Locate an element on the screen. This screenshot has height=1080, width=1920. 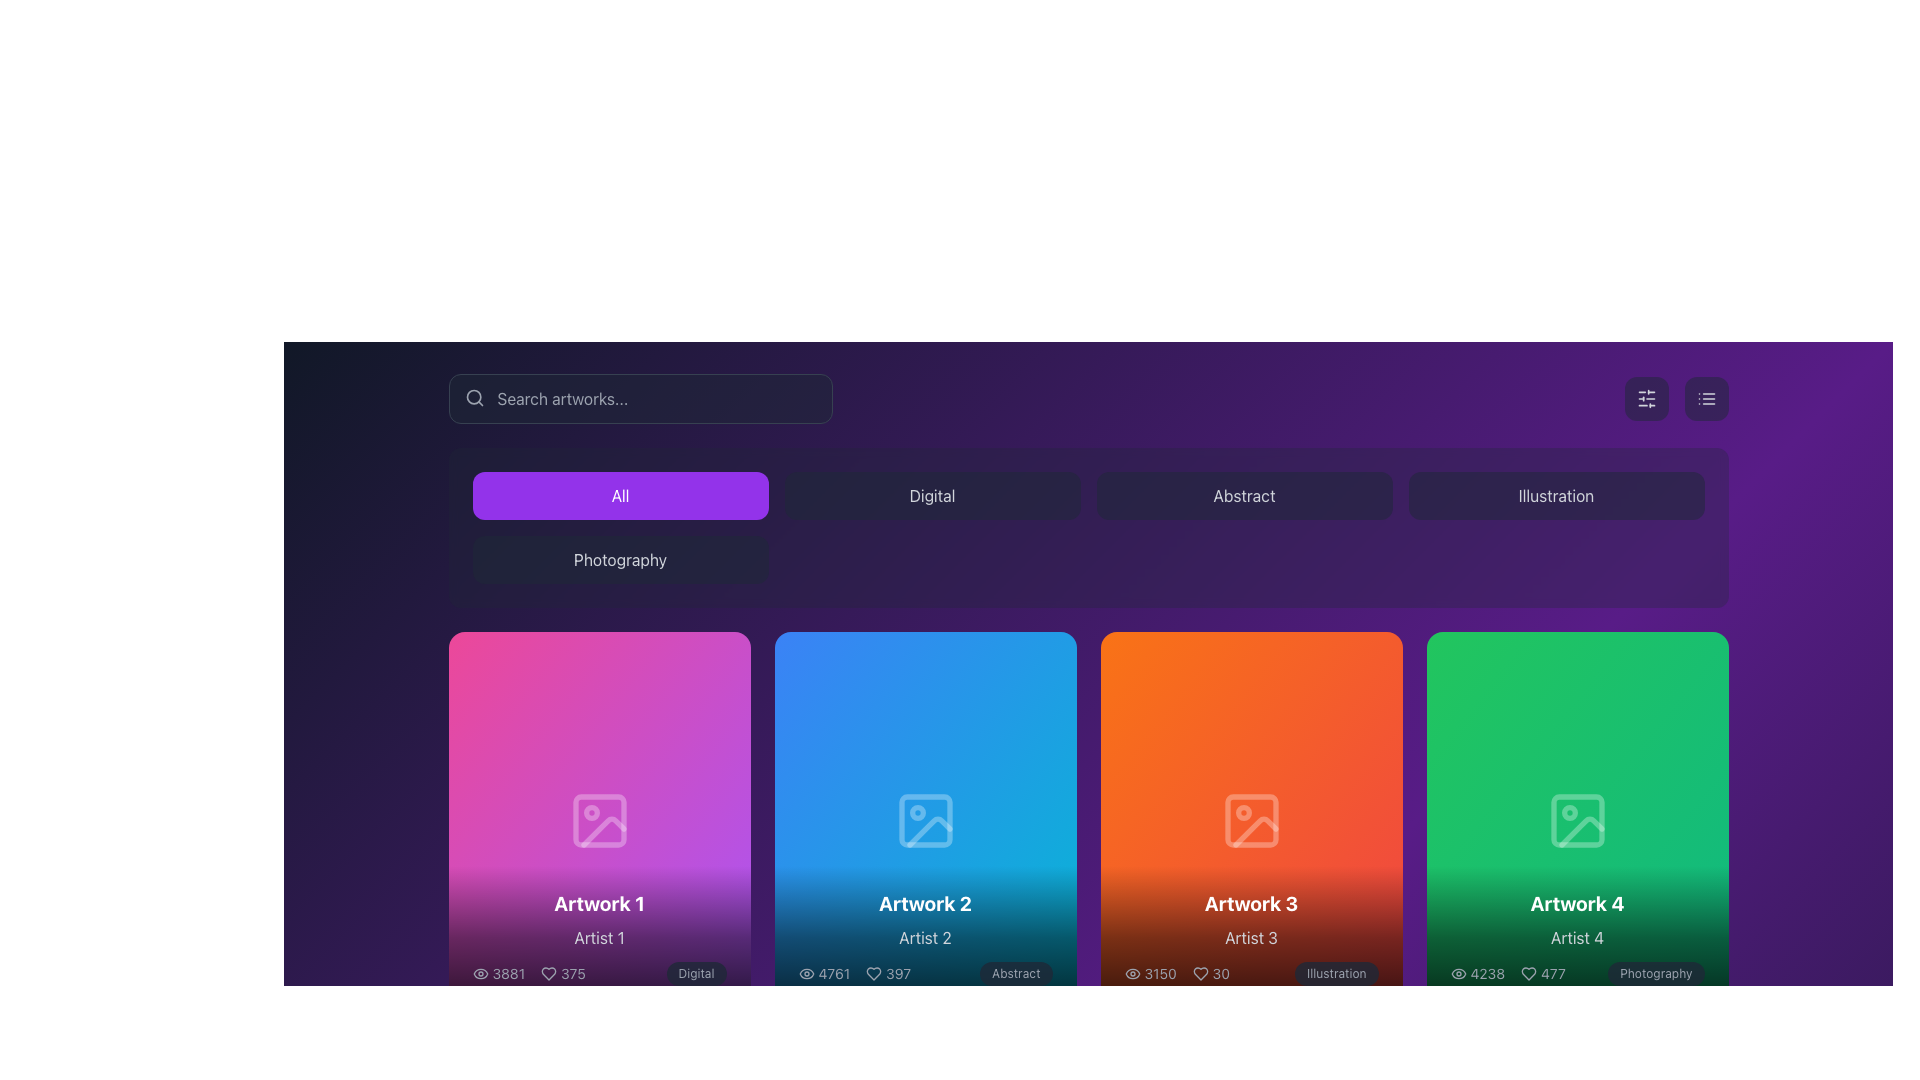
the decorative circle element in the upper-left region of the graphical depiction in 'Artwork 4' is located at coordinates (1568, 812).